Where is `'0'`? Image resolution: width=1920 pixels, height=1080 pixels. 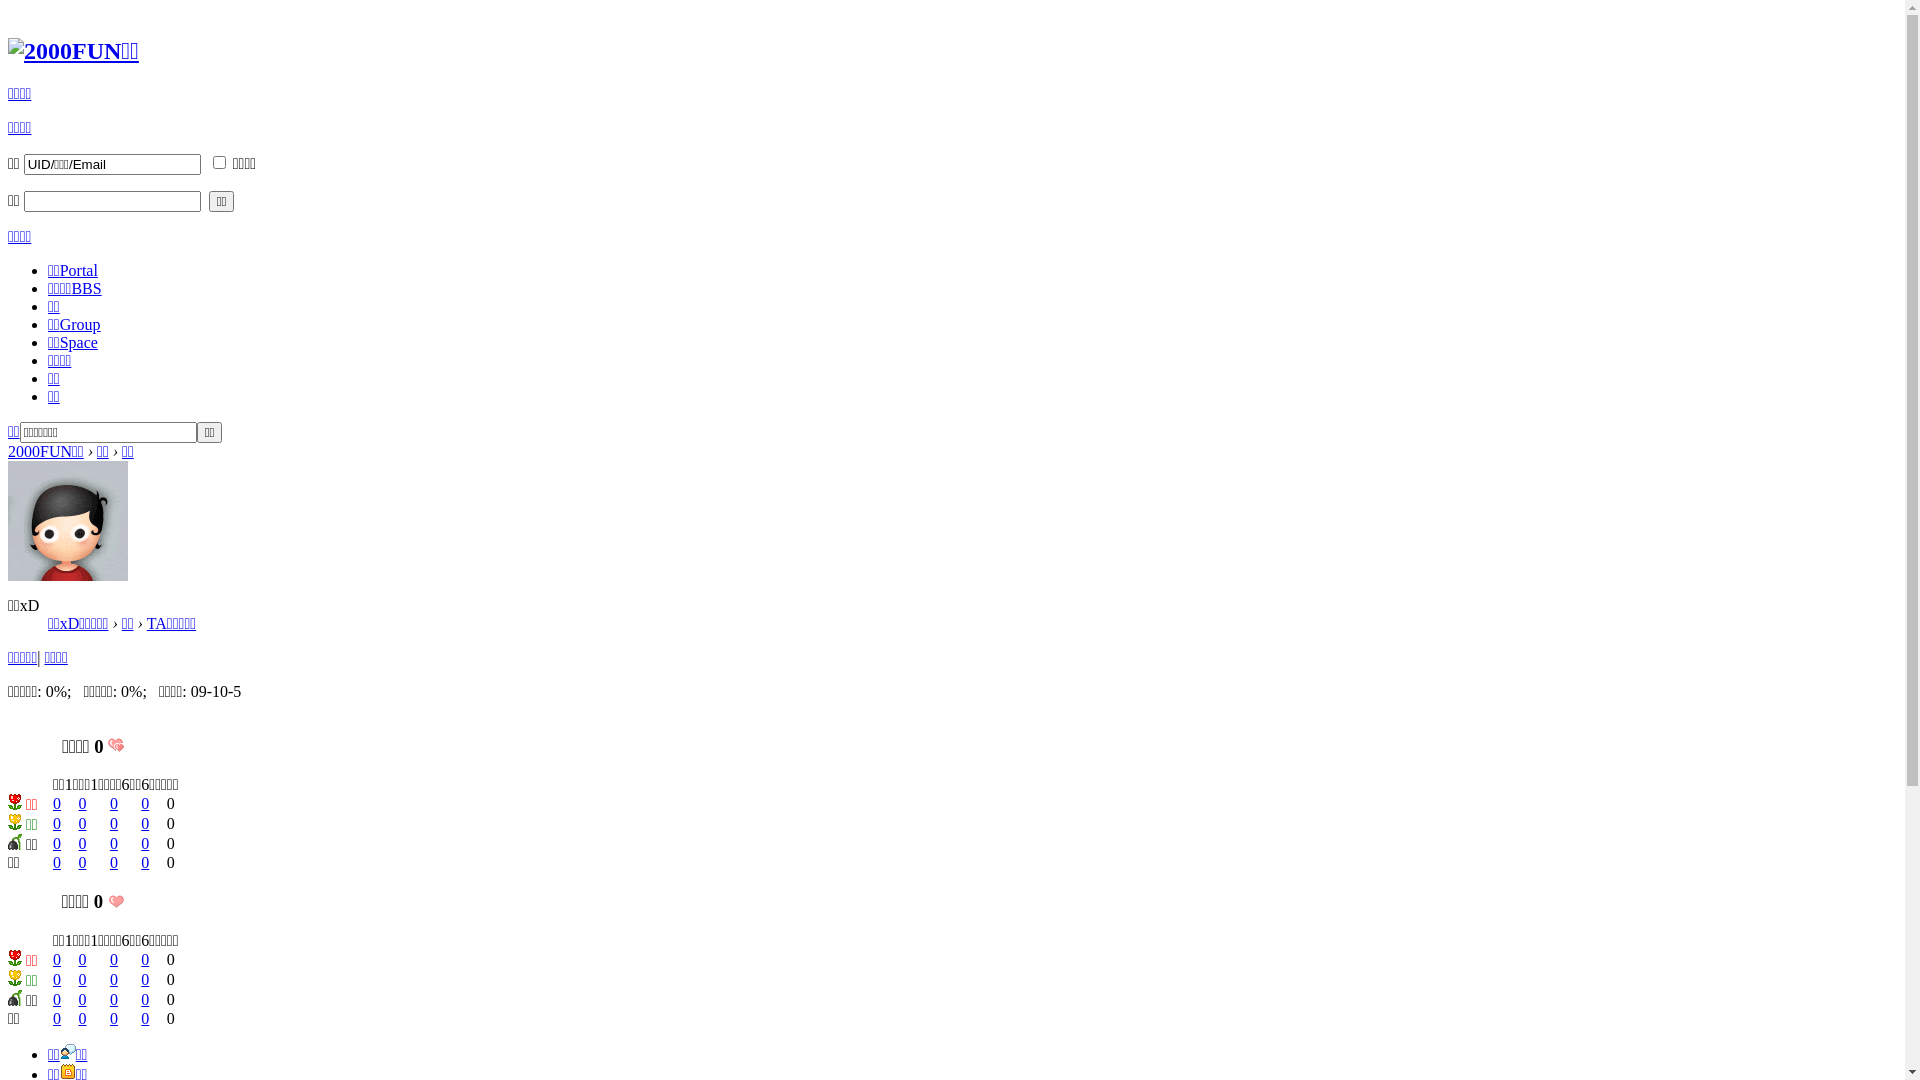
'0' is located at coordinates (113, 843).